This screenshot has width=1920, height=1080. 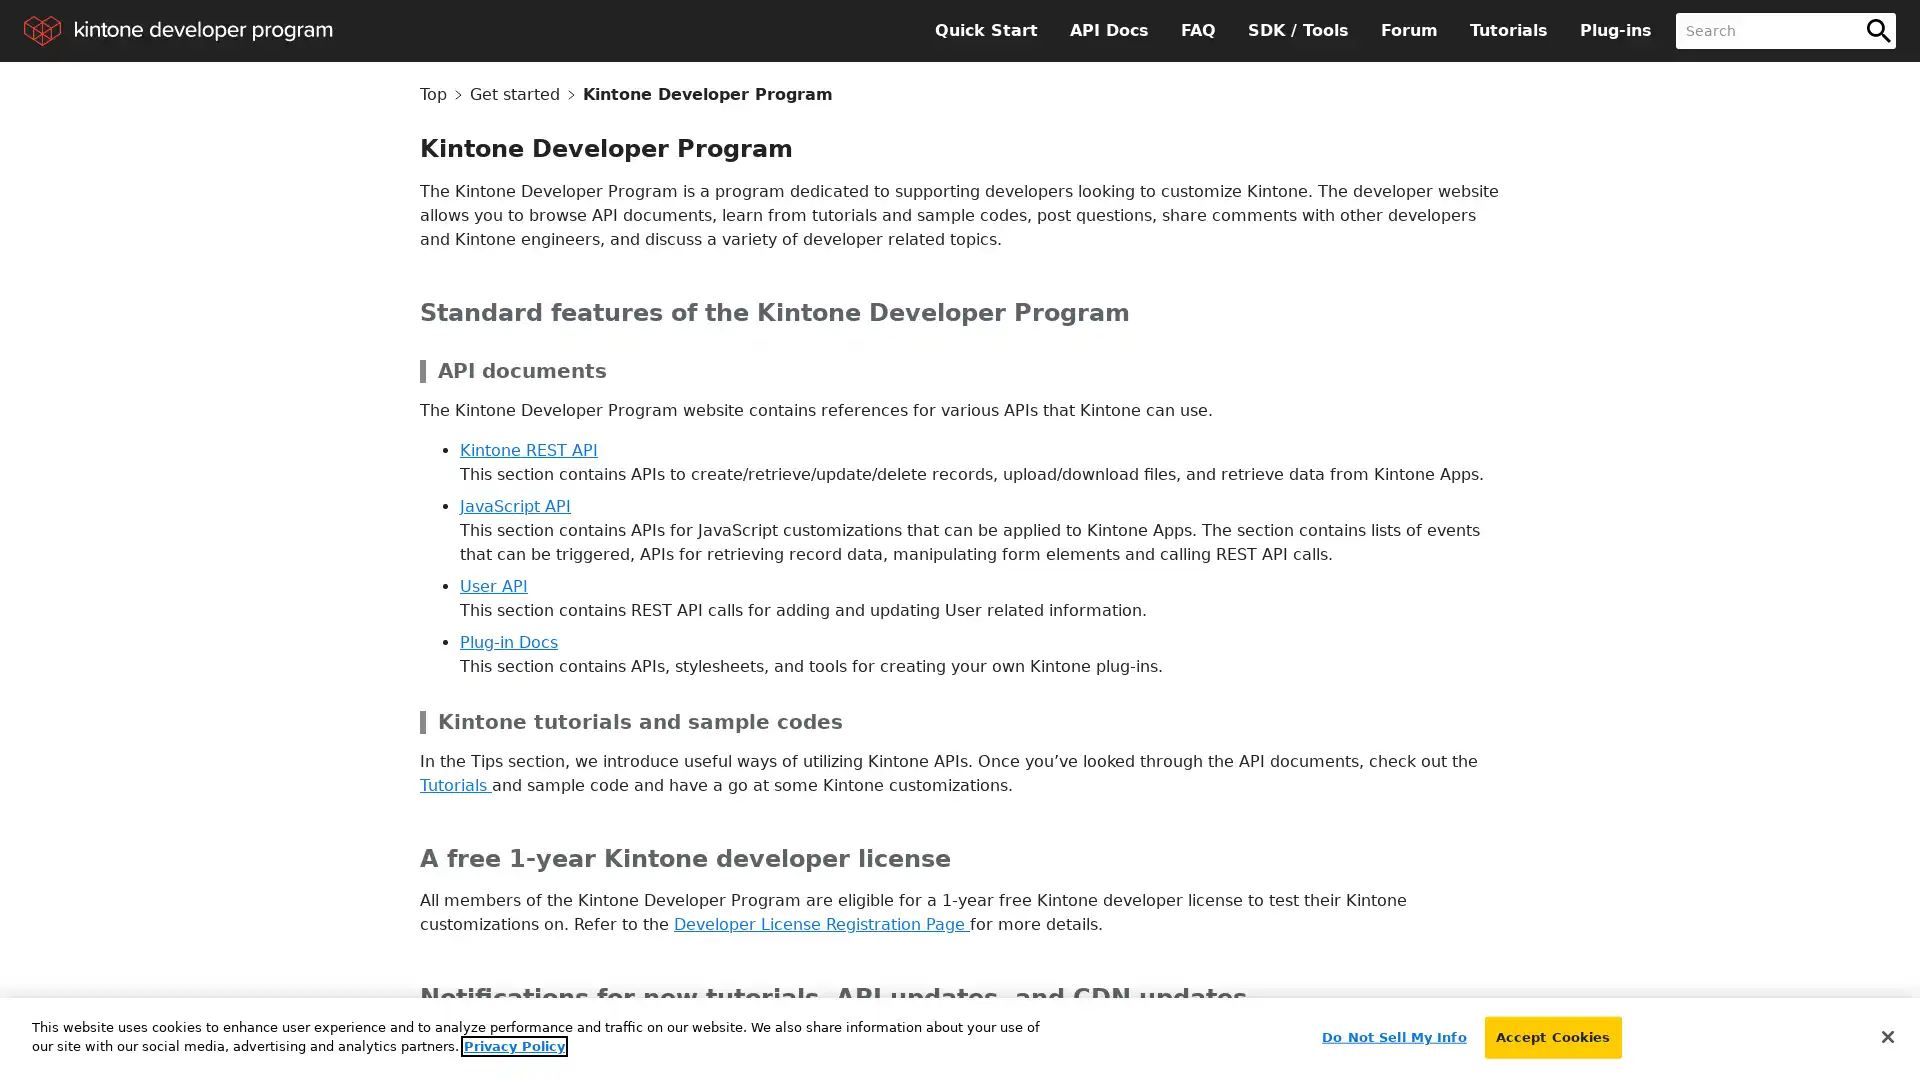 I want to click on Search, so click(x=1877, y=30).